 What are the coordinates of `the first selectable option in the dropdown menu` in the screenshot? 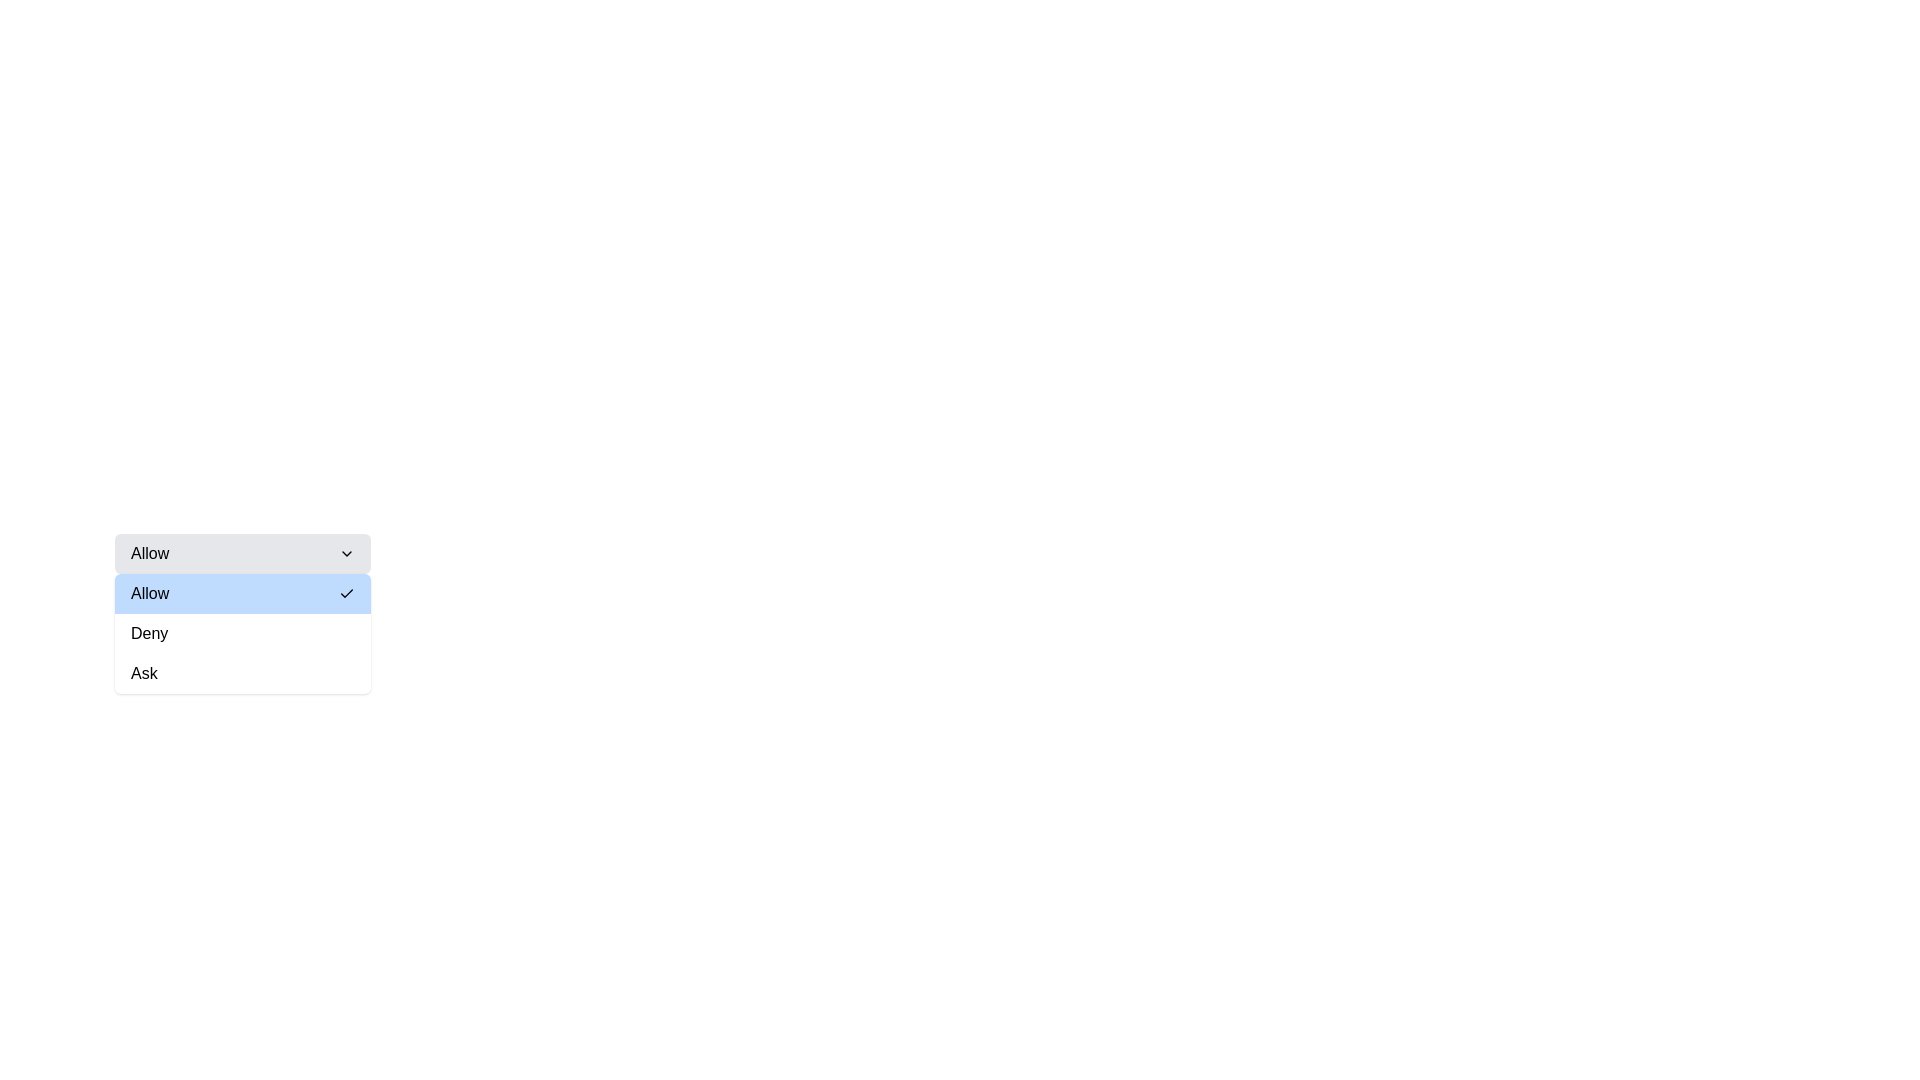 It's located at (242, 593).